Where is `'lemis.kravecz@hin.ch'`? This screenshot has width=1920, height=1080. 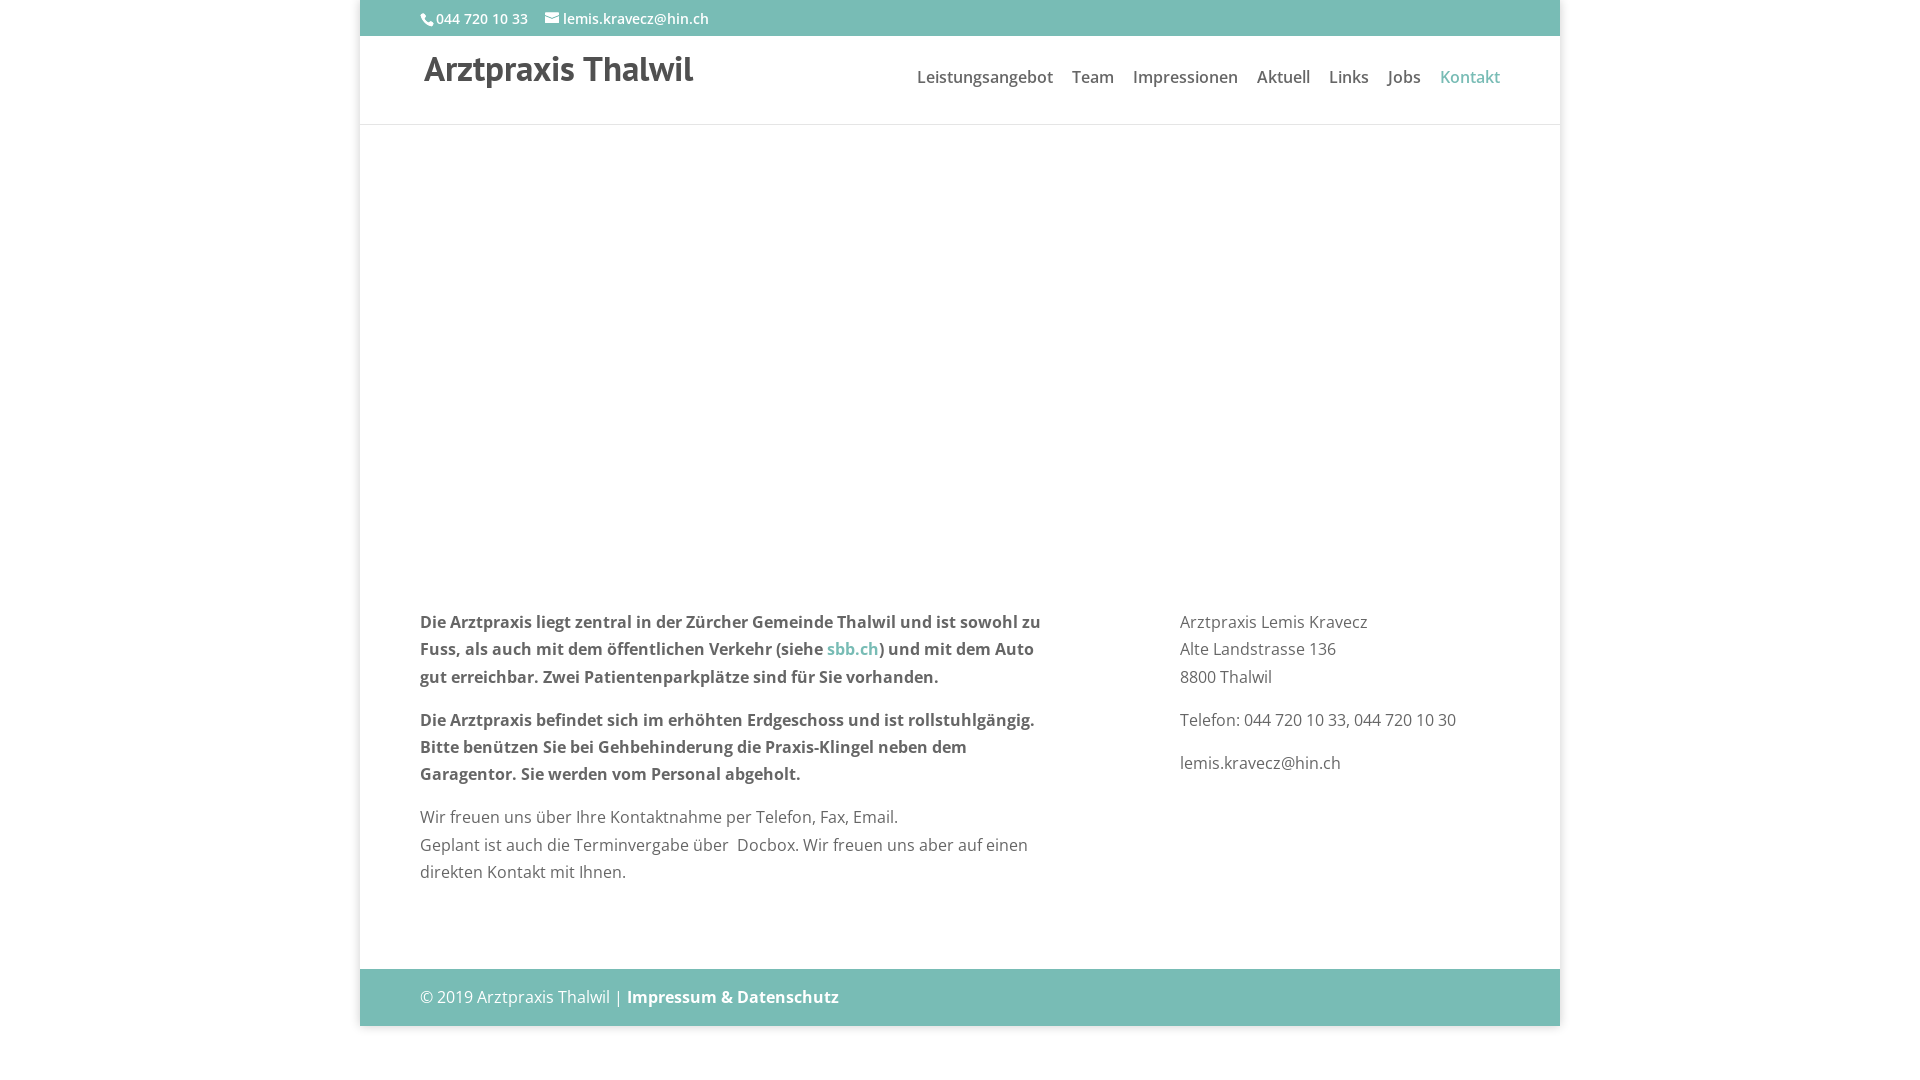
'lemis.kravecz@hin.ch' is located at coordinates (626, 17).